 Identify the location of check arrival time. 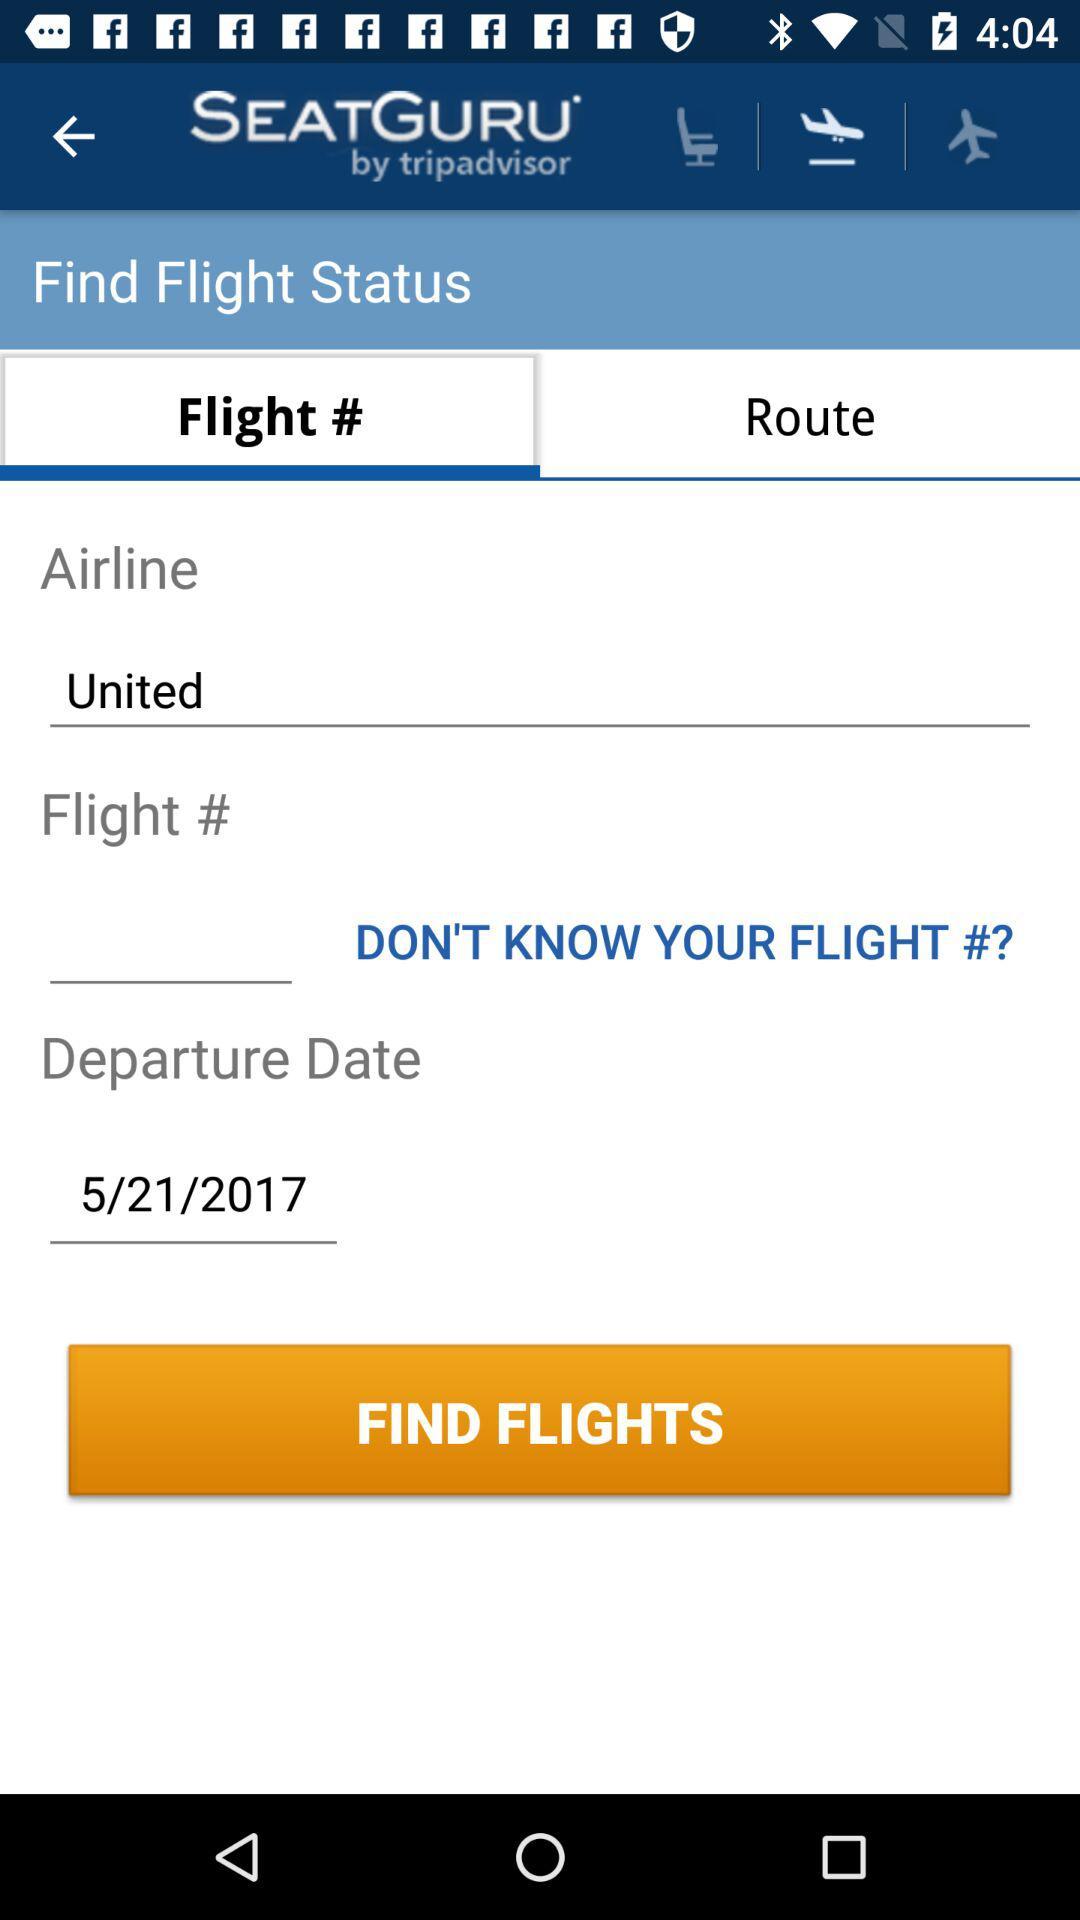
(832, 135).